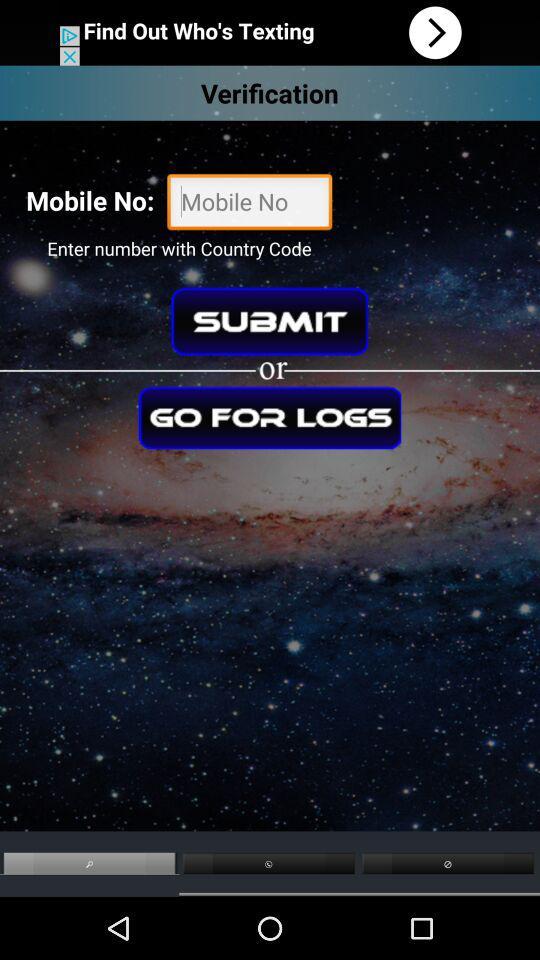  Describe the element at coordinates (270, 416) in the screenshot. I see `page` at that location.